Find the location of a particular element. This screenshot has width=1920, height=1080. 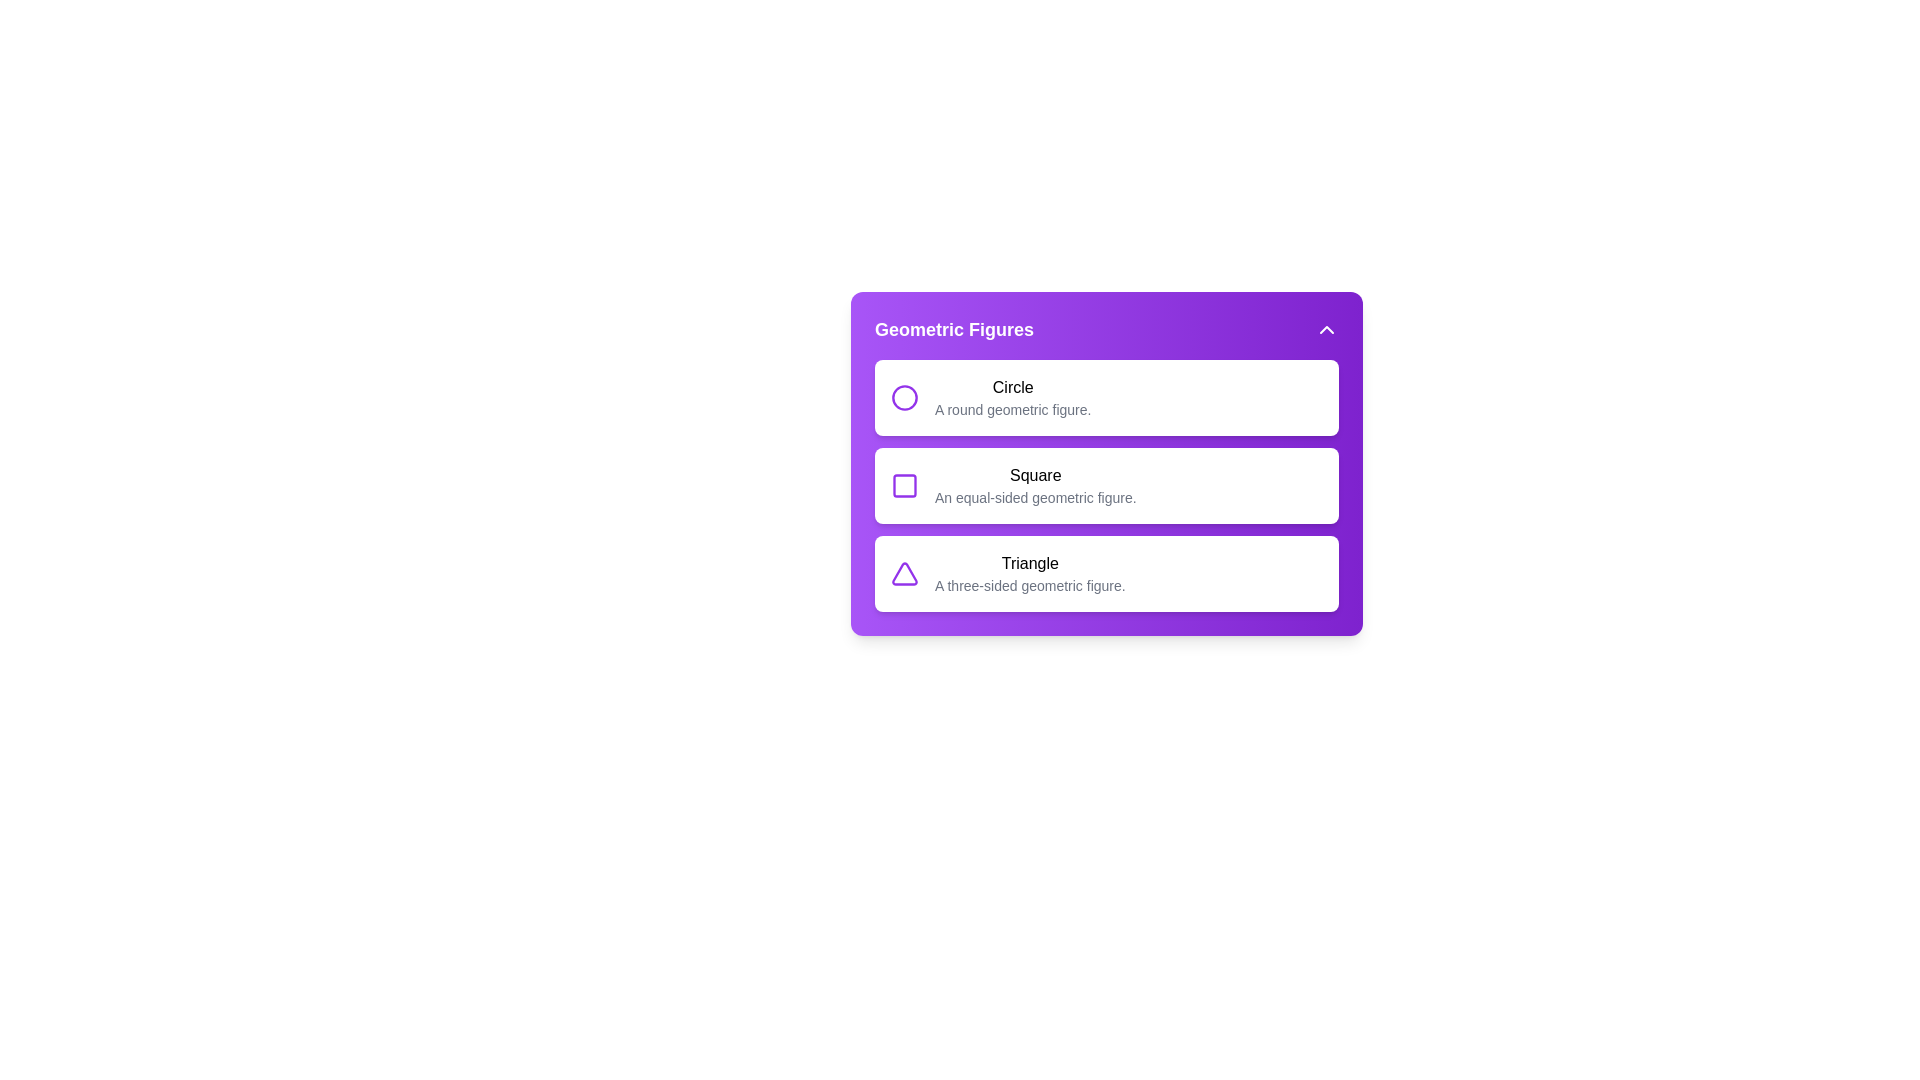

the Square item in the geometric menu is located at coordinates (1035, 486).